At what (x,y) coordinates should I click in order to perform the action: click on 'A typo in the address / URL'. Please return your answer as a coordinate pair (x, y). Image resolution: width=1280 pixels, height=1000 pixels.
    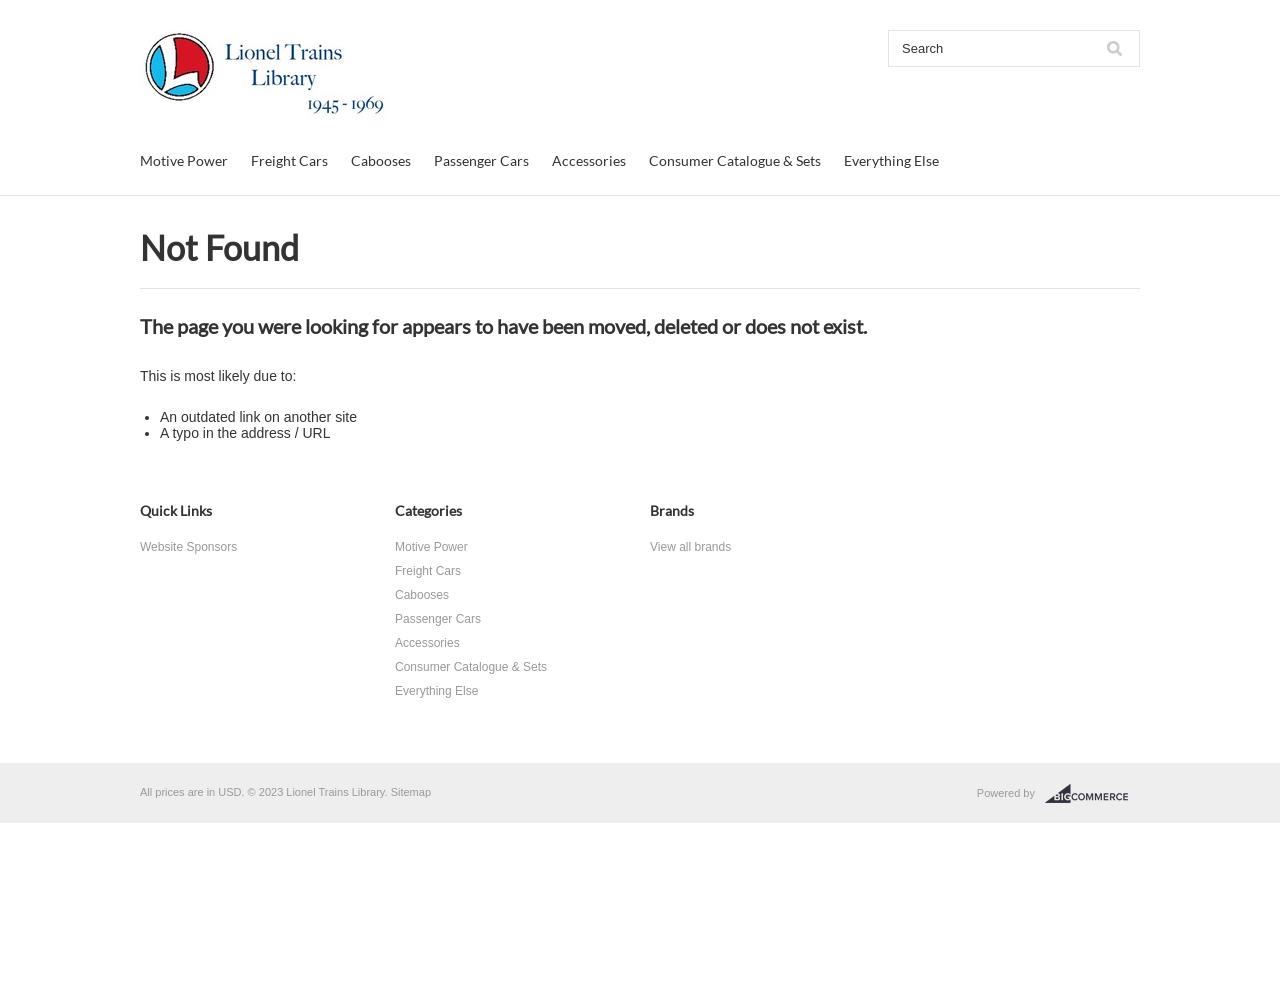
    Looking at the image, I should click on (243, 433).